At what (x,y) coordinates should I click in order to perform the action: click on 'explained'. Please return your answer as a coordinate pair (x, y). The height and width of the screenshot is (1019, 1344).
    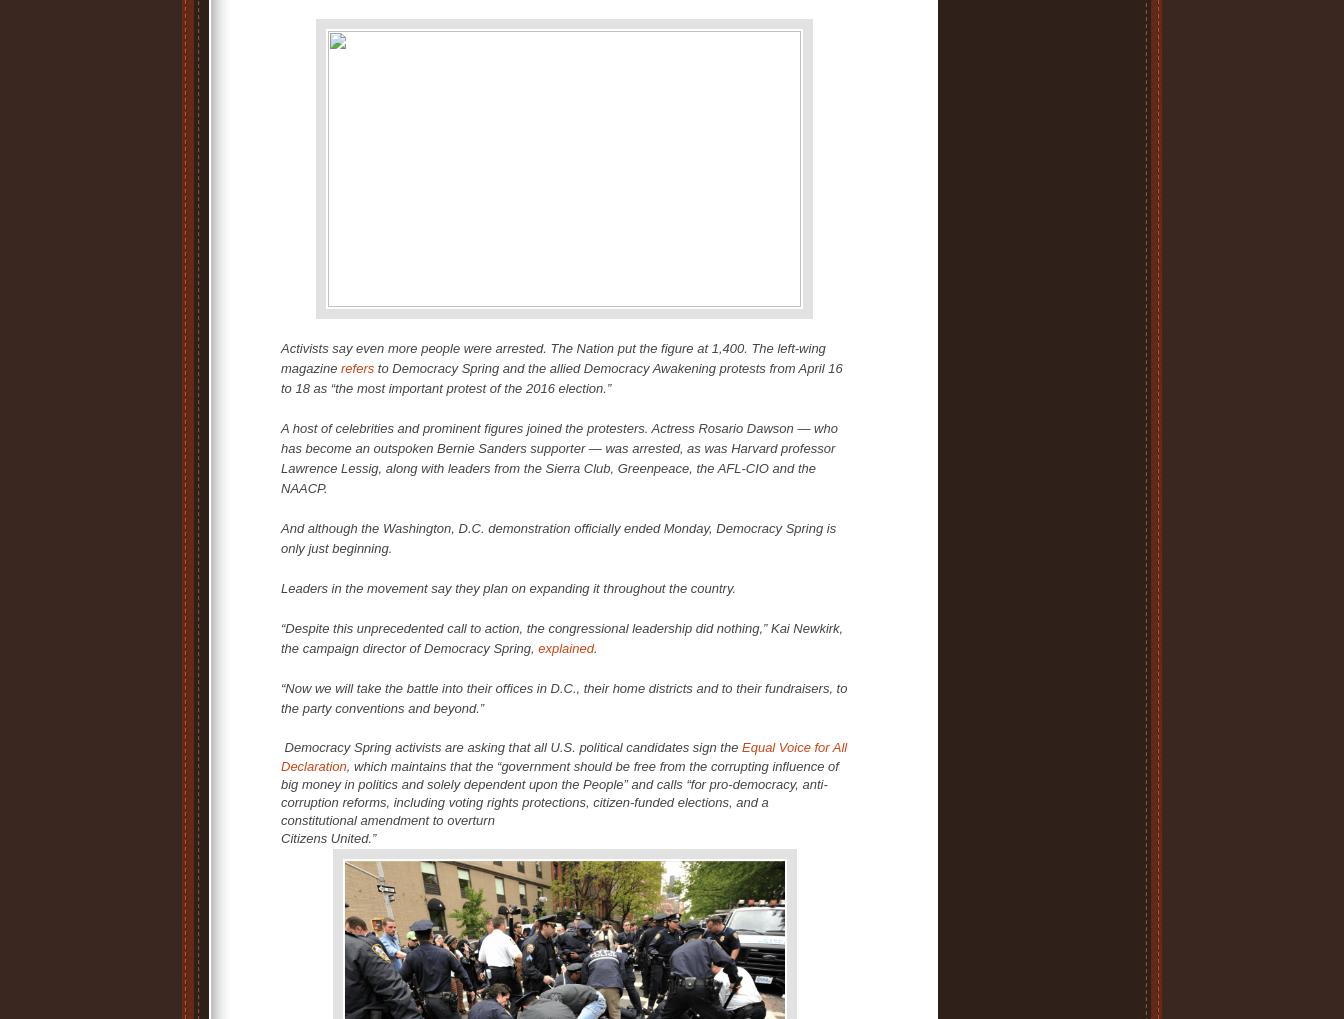
    Looking at the image, I should click on (538, 648).